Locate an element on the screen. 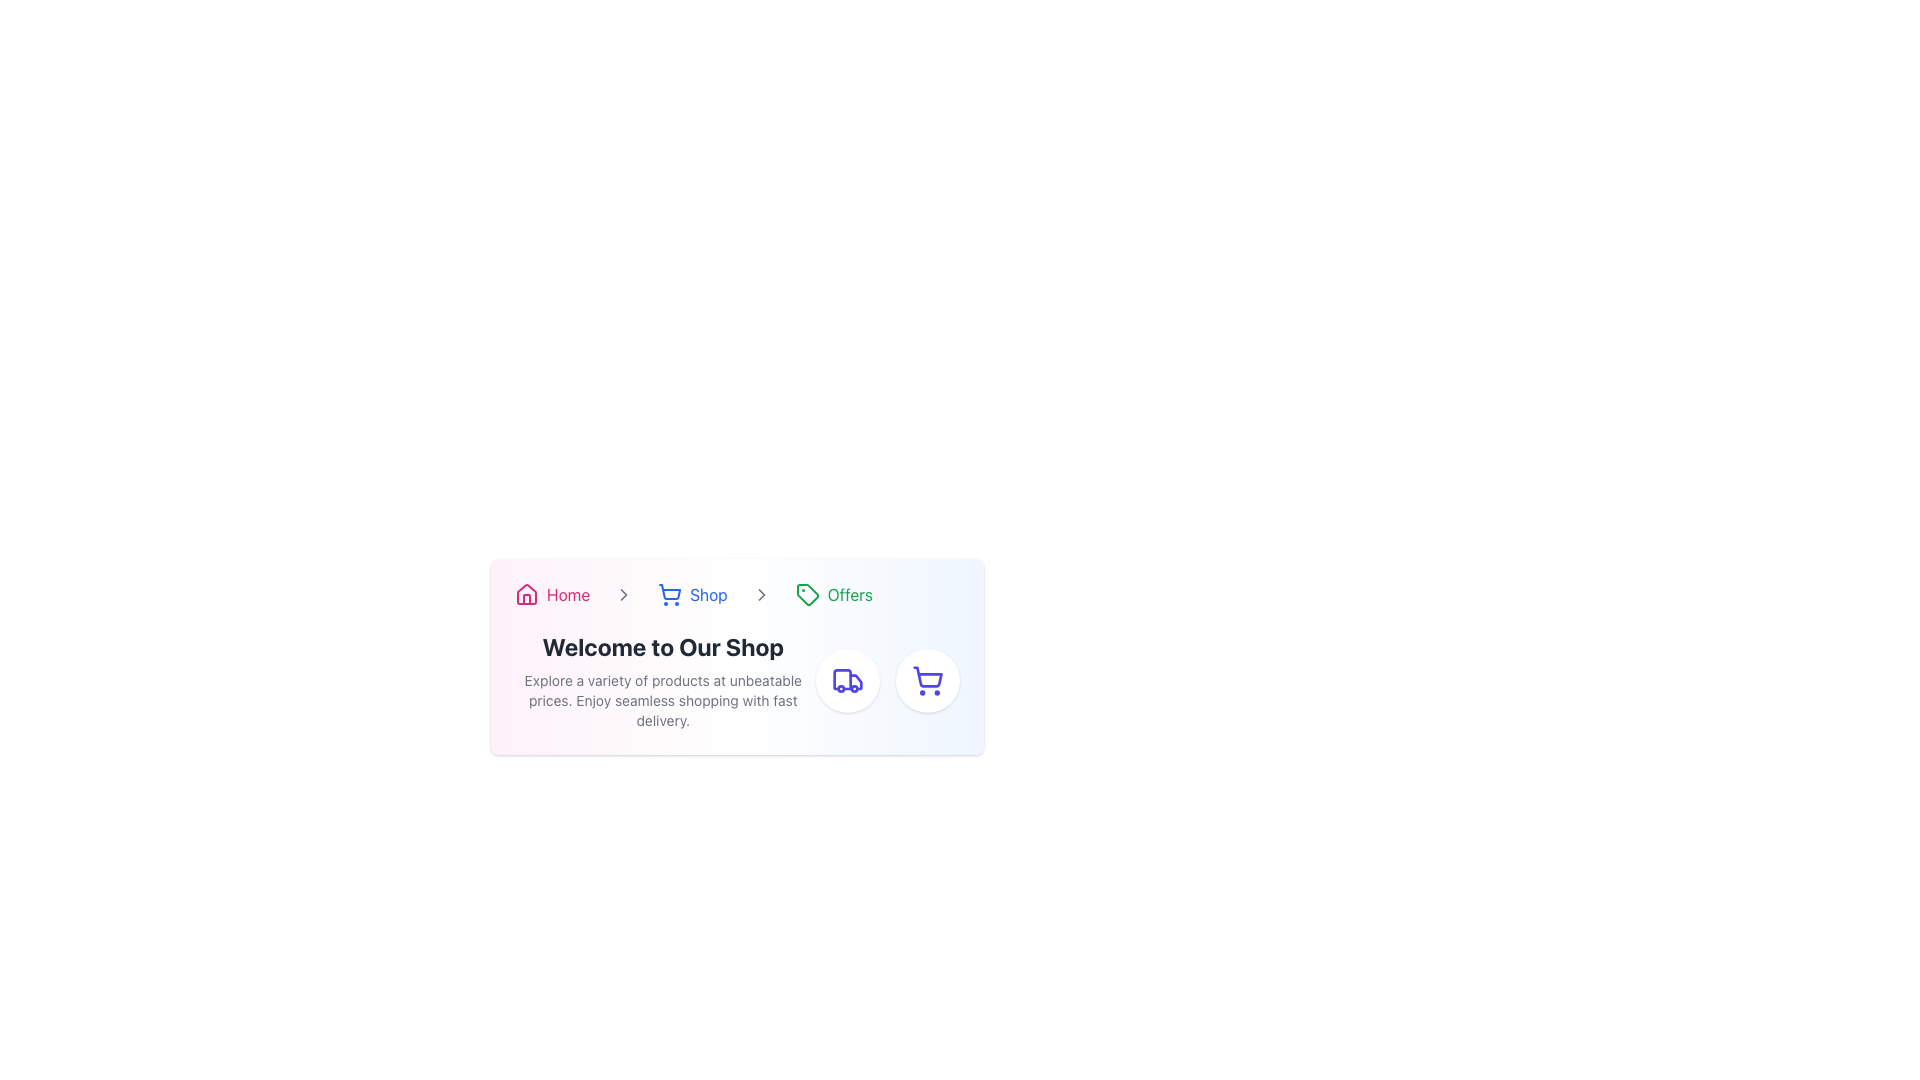 This screenshot has height=1080, width=1920. the 'Shop' link in the breadcrumb navigation bar is located at coordinates (692, 593).